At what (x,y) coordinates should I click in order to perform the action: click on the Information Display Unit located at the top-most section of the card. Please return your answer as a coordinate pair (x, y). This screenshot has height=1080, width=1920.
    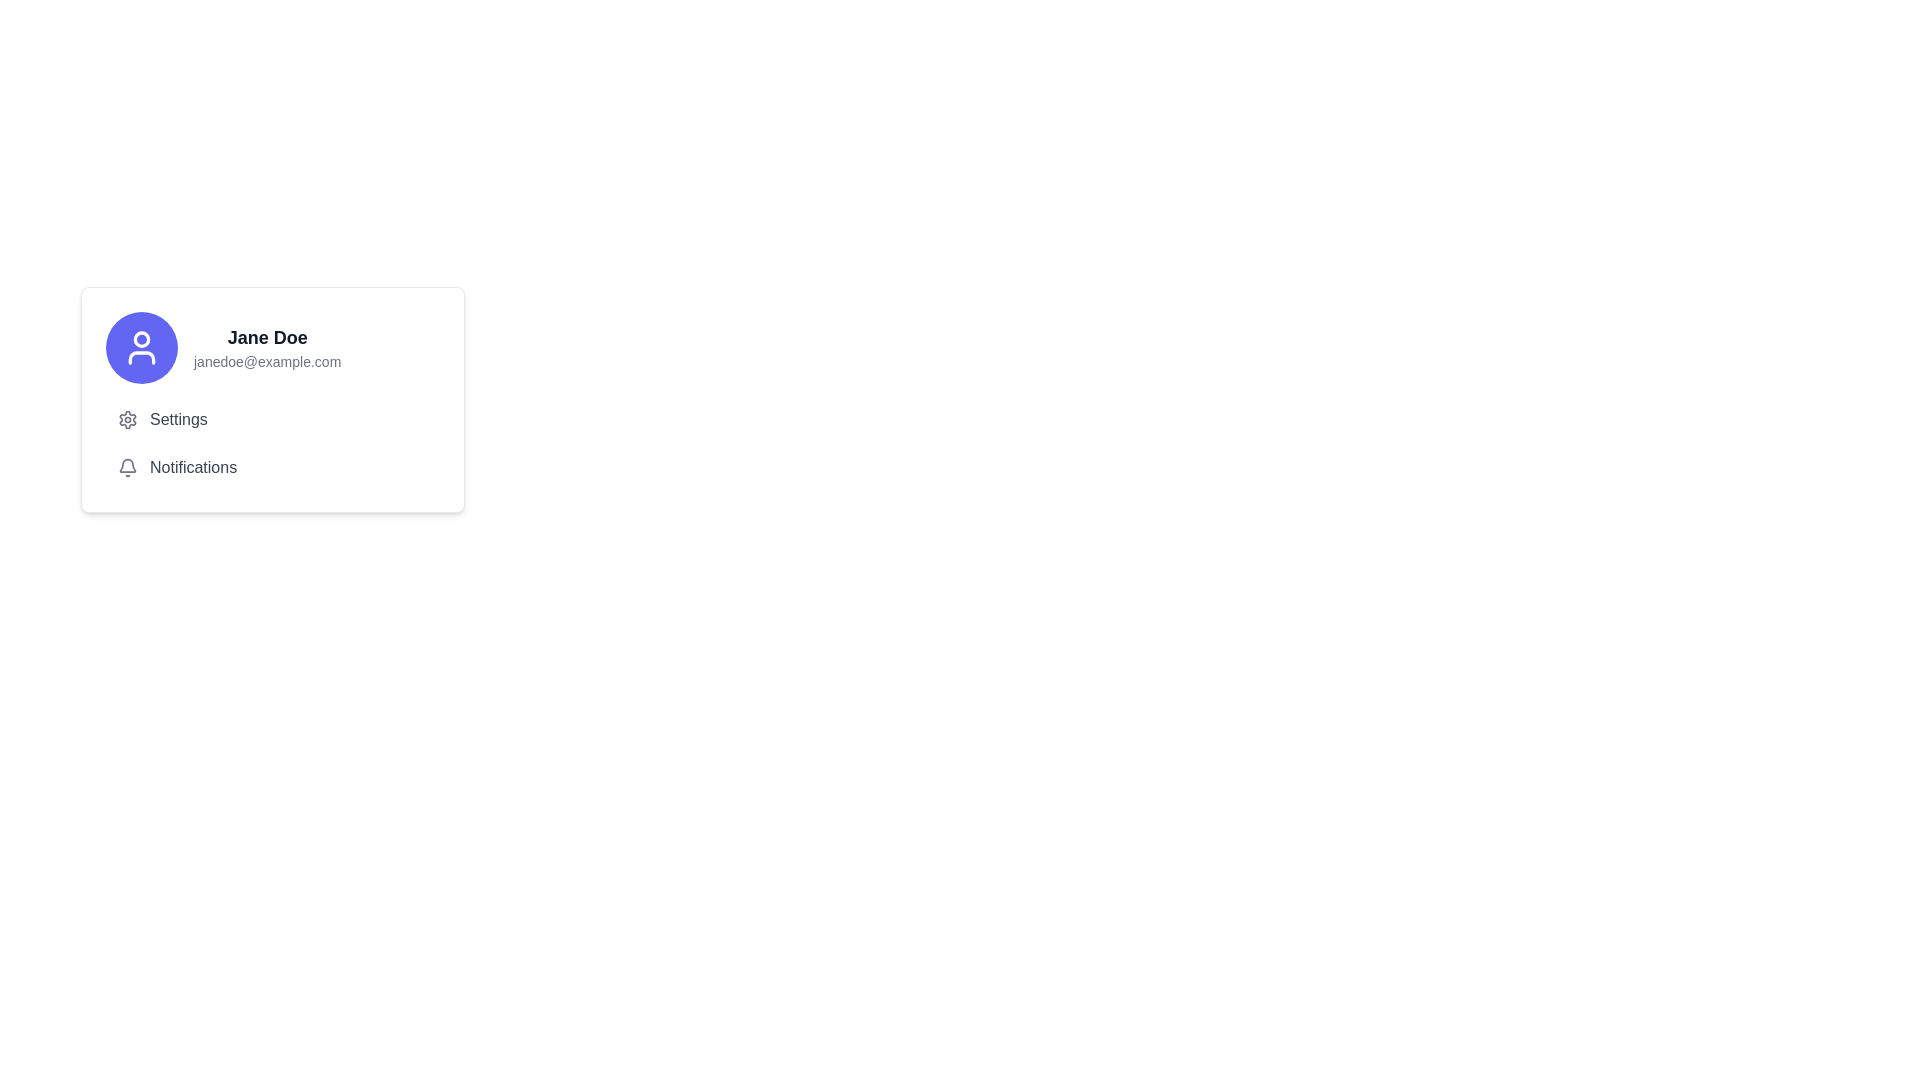
    Looking at the image, I should click on (272, 346).